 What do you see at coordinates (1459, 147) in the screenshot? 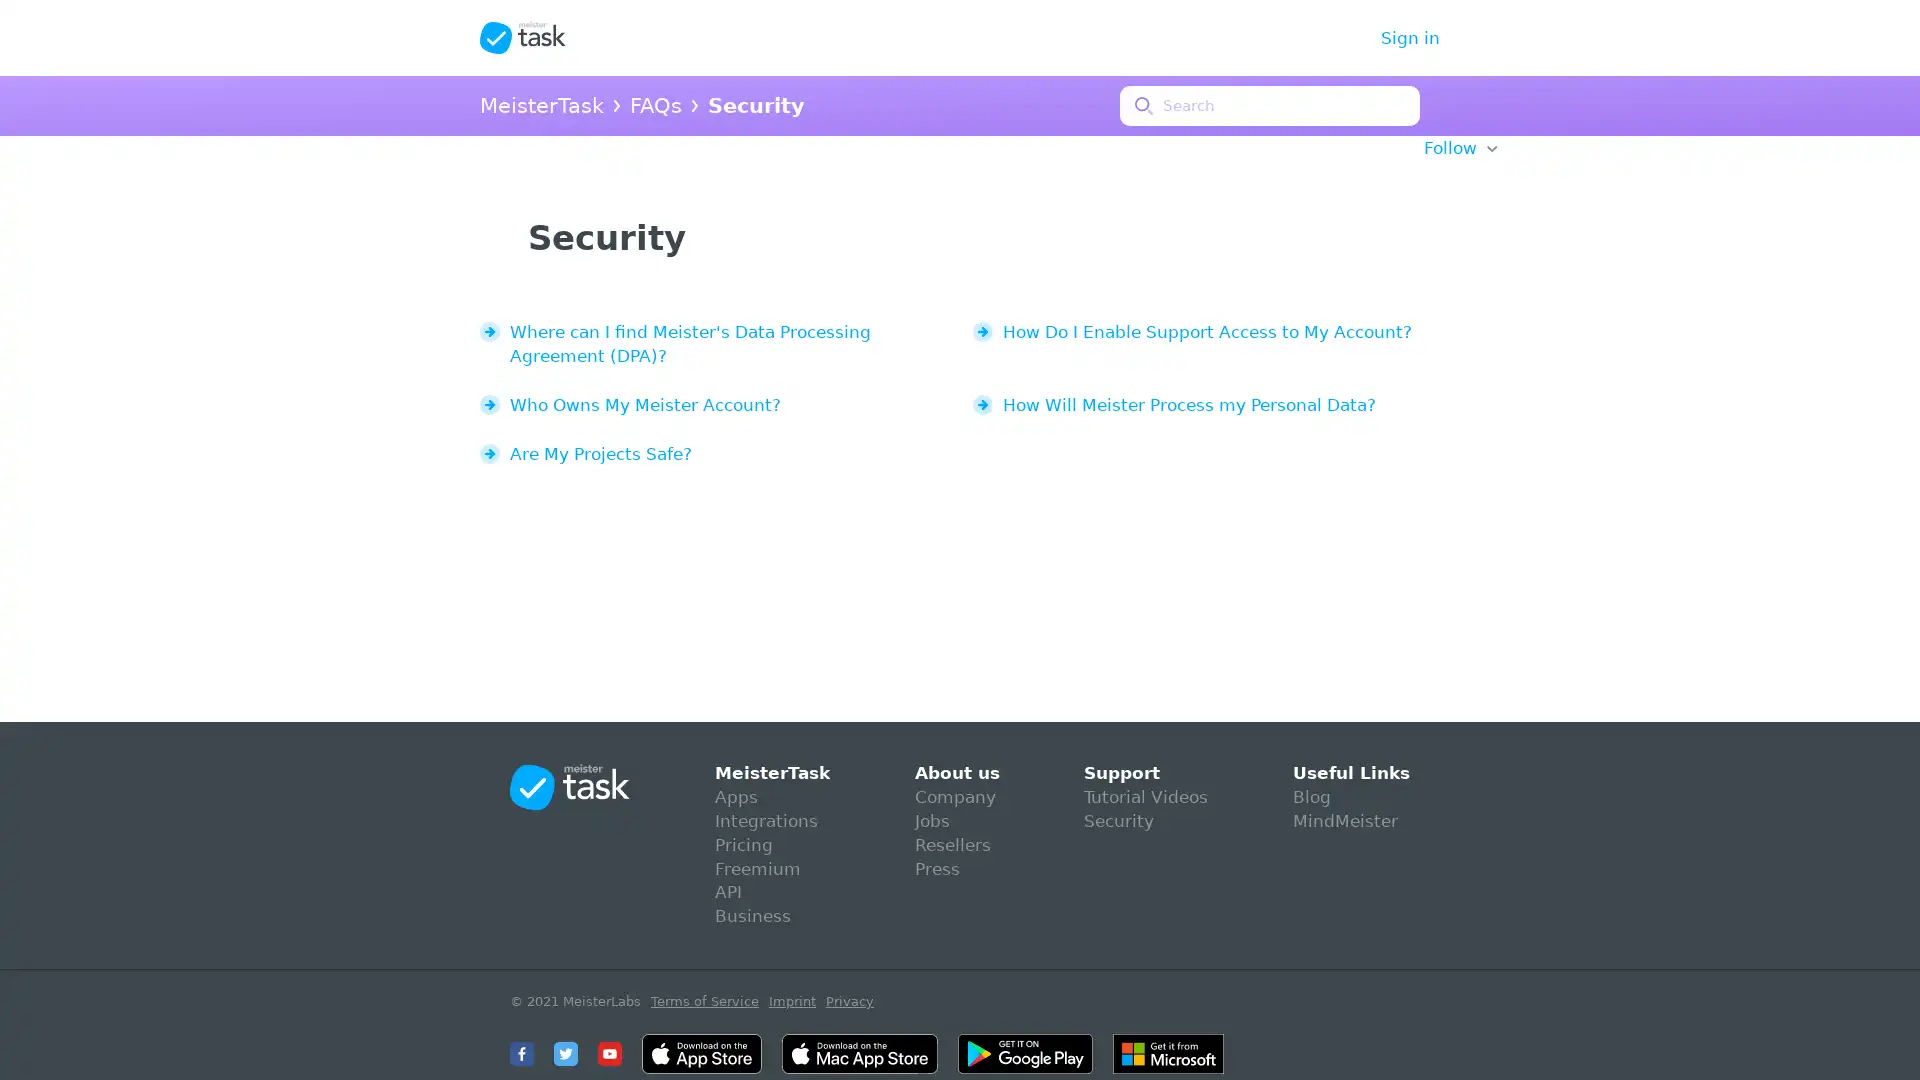
I see `Follow` at bounding box center [1459, 147].